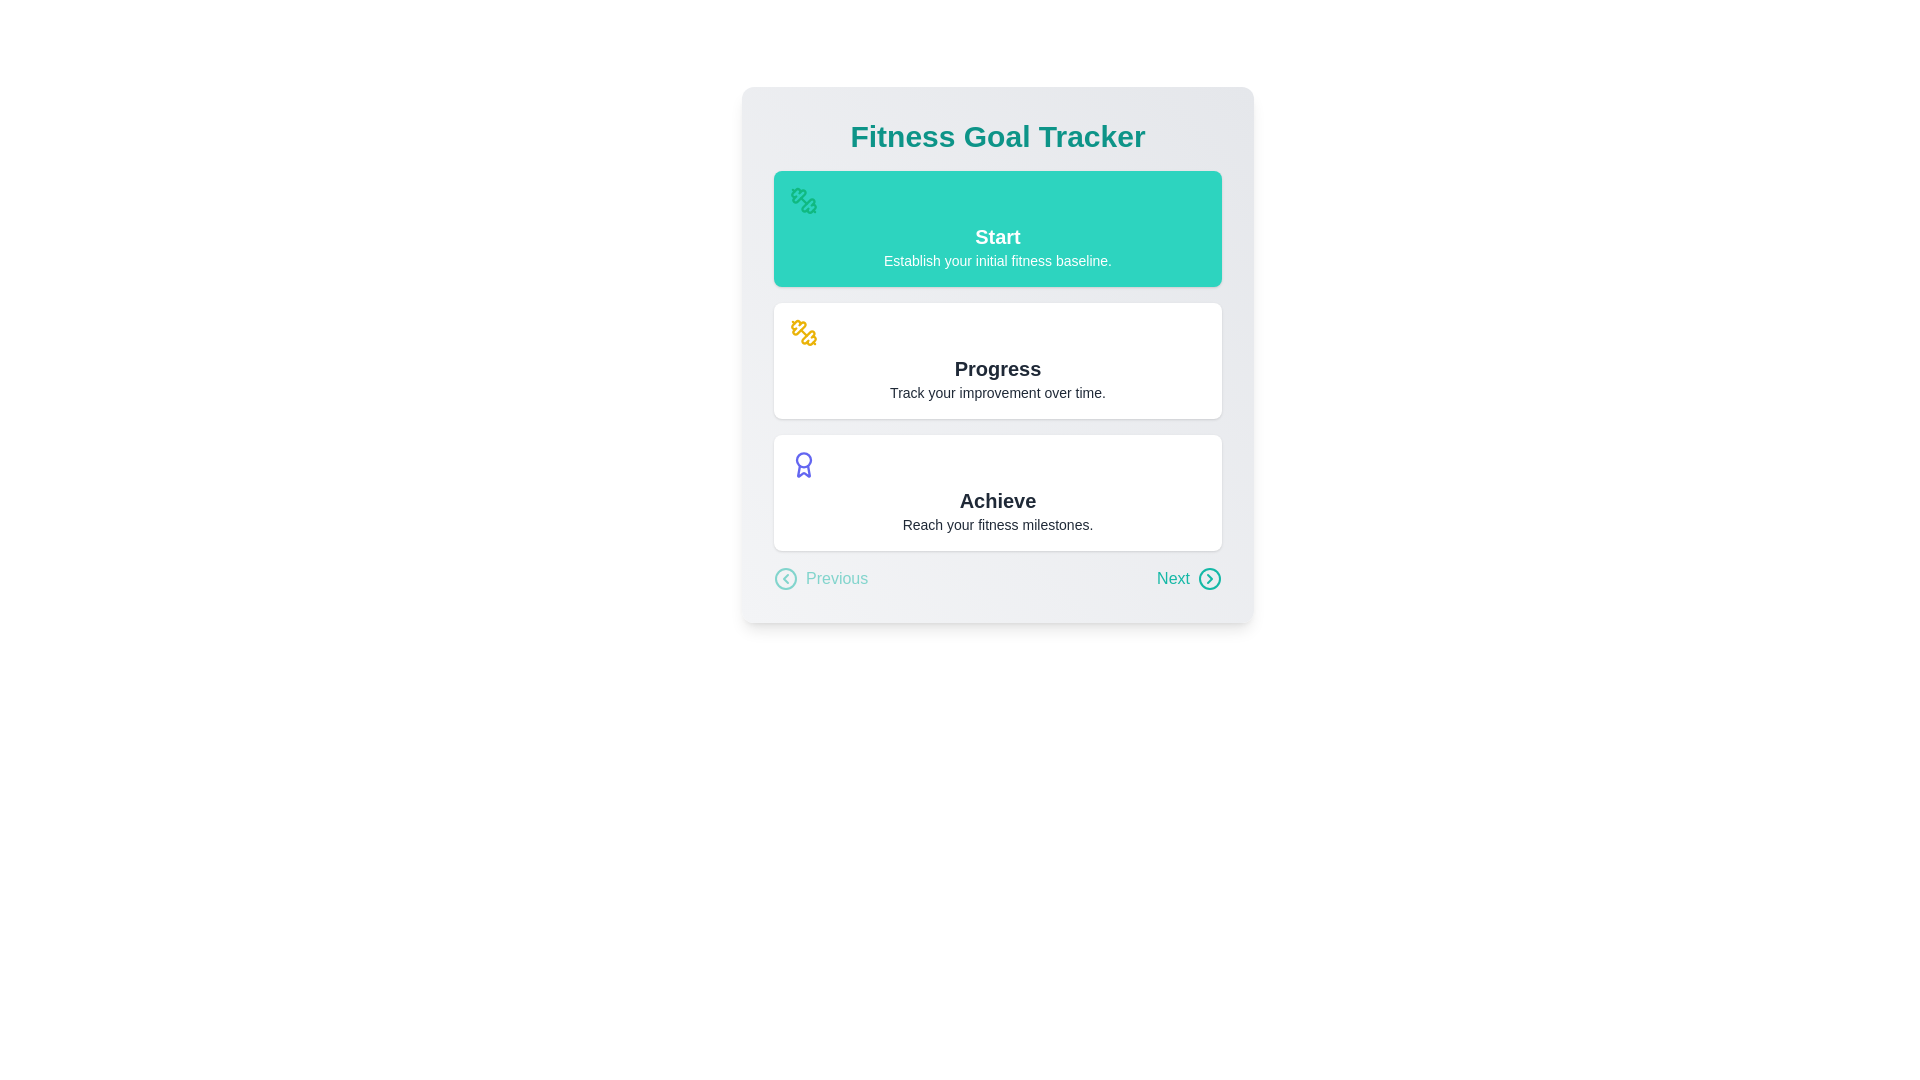 The image size is (1920, 1080). Describe the element at coordinates (1208, 578) in the screenshot. I see `the circular teal icon with a rightward-pointing chevron located to the right of the 'Next' text in the bottom-right corner of the interface to proceed` at that location.